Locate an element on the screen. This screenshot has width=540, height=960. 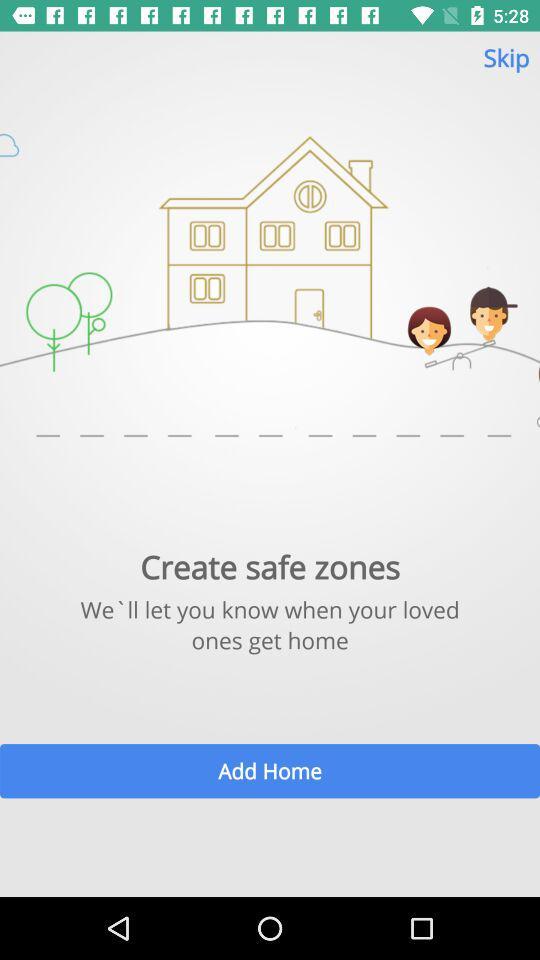
the girl image on the page is located at coordinates (428, 324).